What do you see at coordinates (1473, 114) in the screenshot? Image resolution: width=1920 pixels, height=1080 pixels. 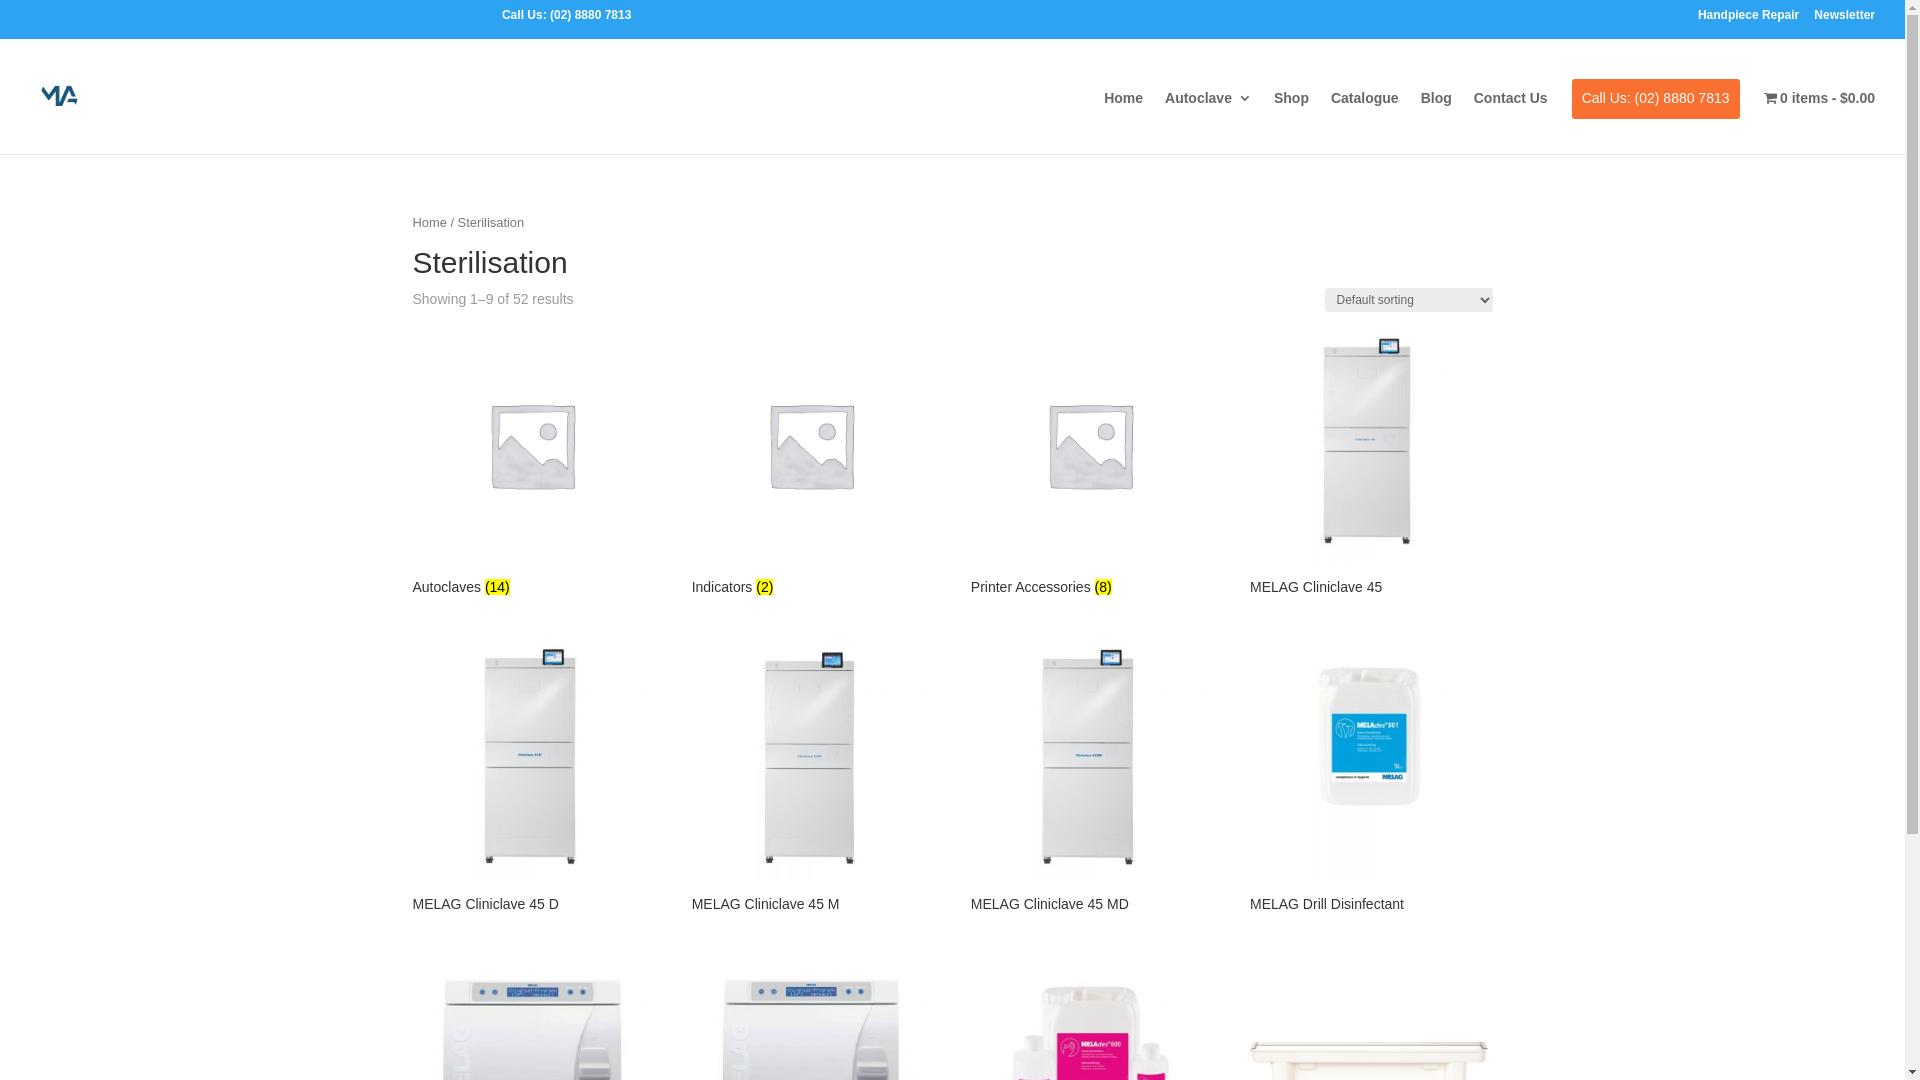 I see `'Contact Us'` at bounding box center [1473, 114].